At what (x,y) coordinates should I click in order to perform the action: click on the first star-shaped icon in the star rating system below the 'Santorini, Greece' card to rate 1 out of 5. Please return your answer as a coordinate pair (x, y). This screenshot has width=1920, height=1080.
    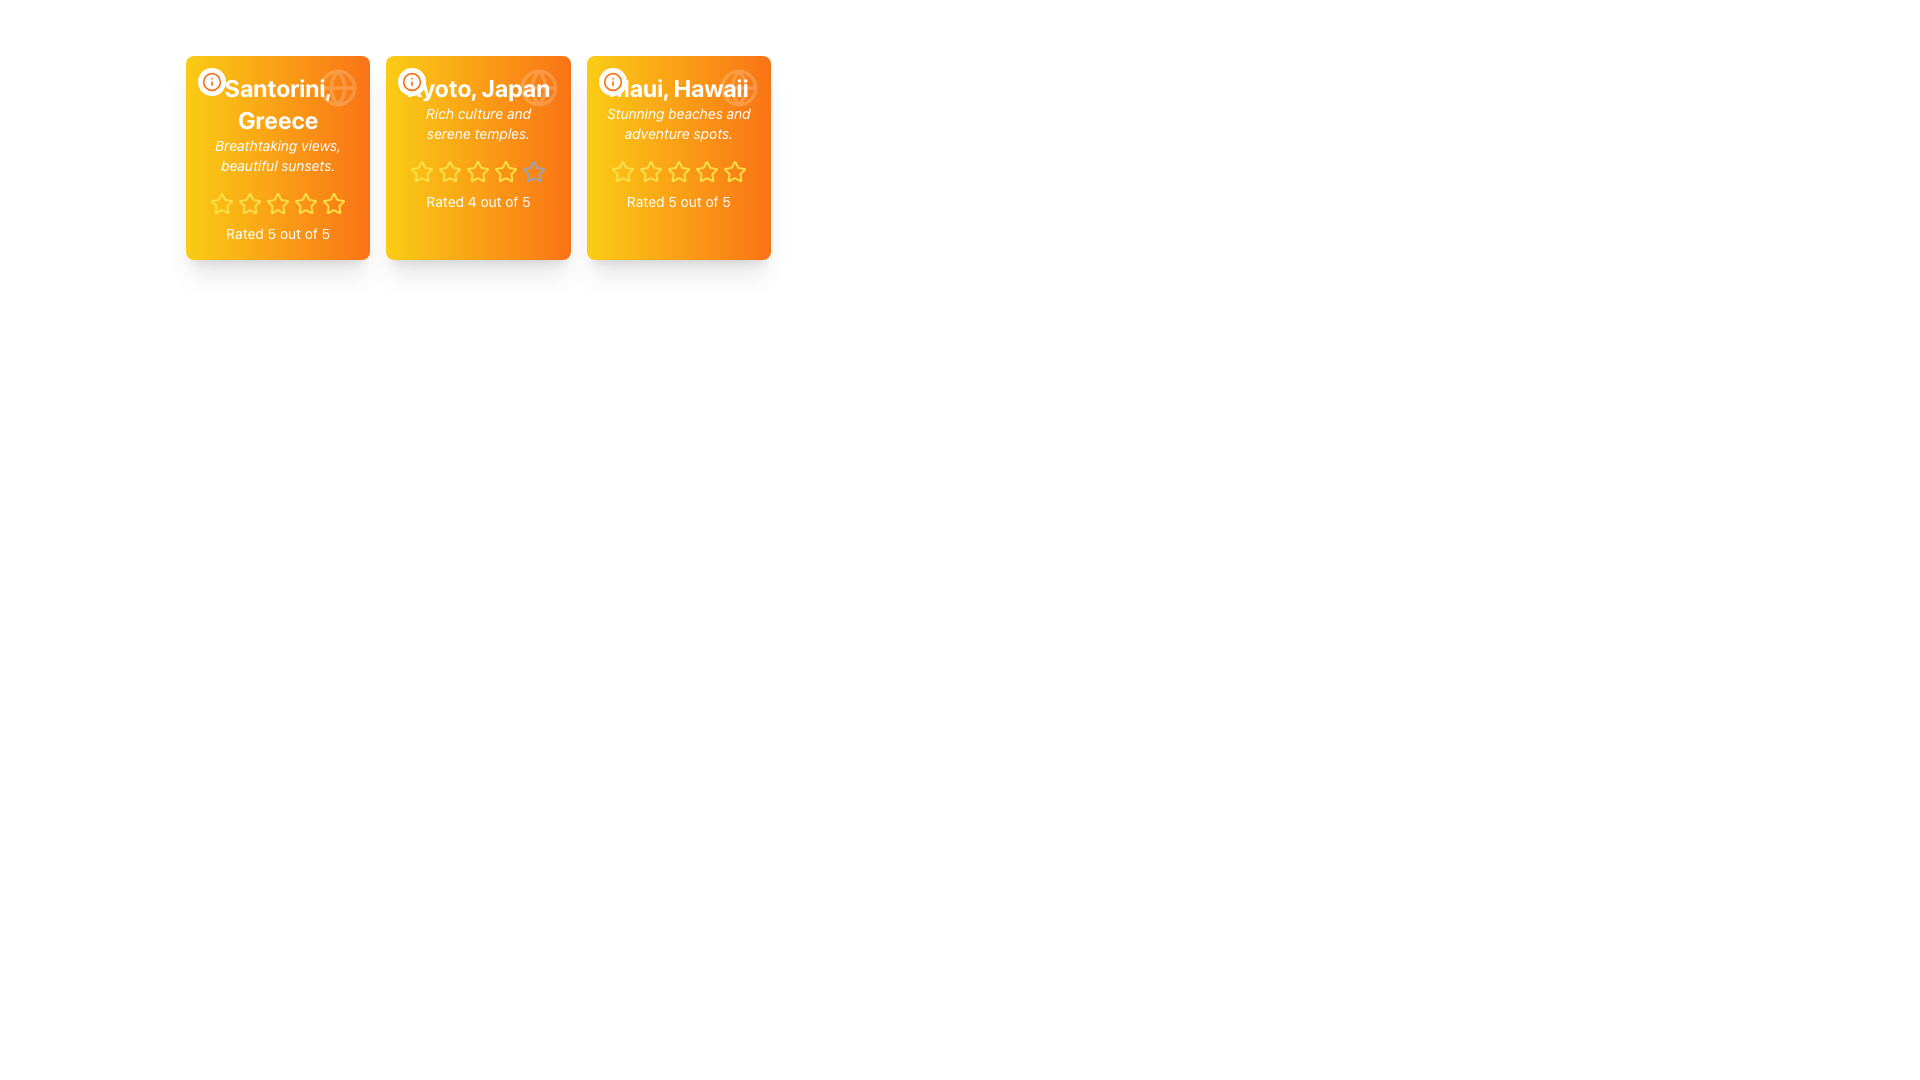
    Looking at the image, I should click on (222, 204).